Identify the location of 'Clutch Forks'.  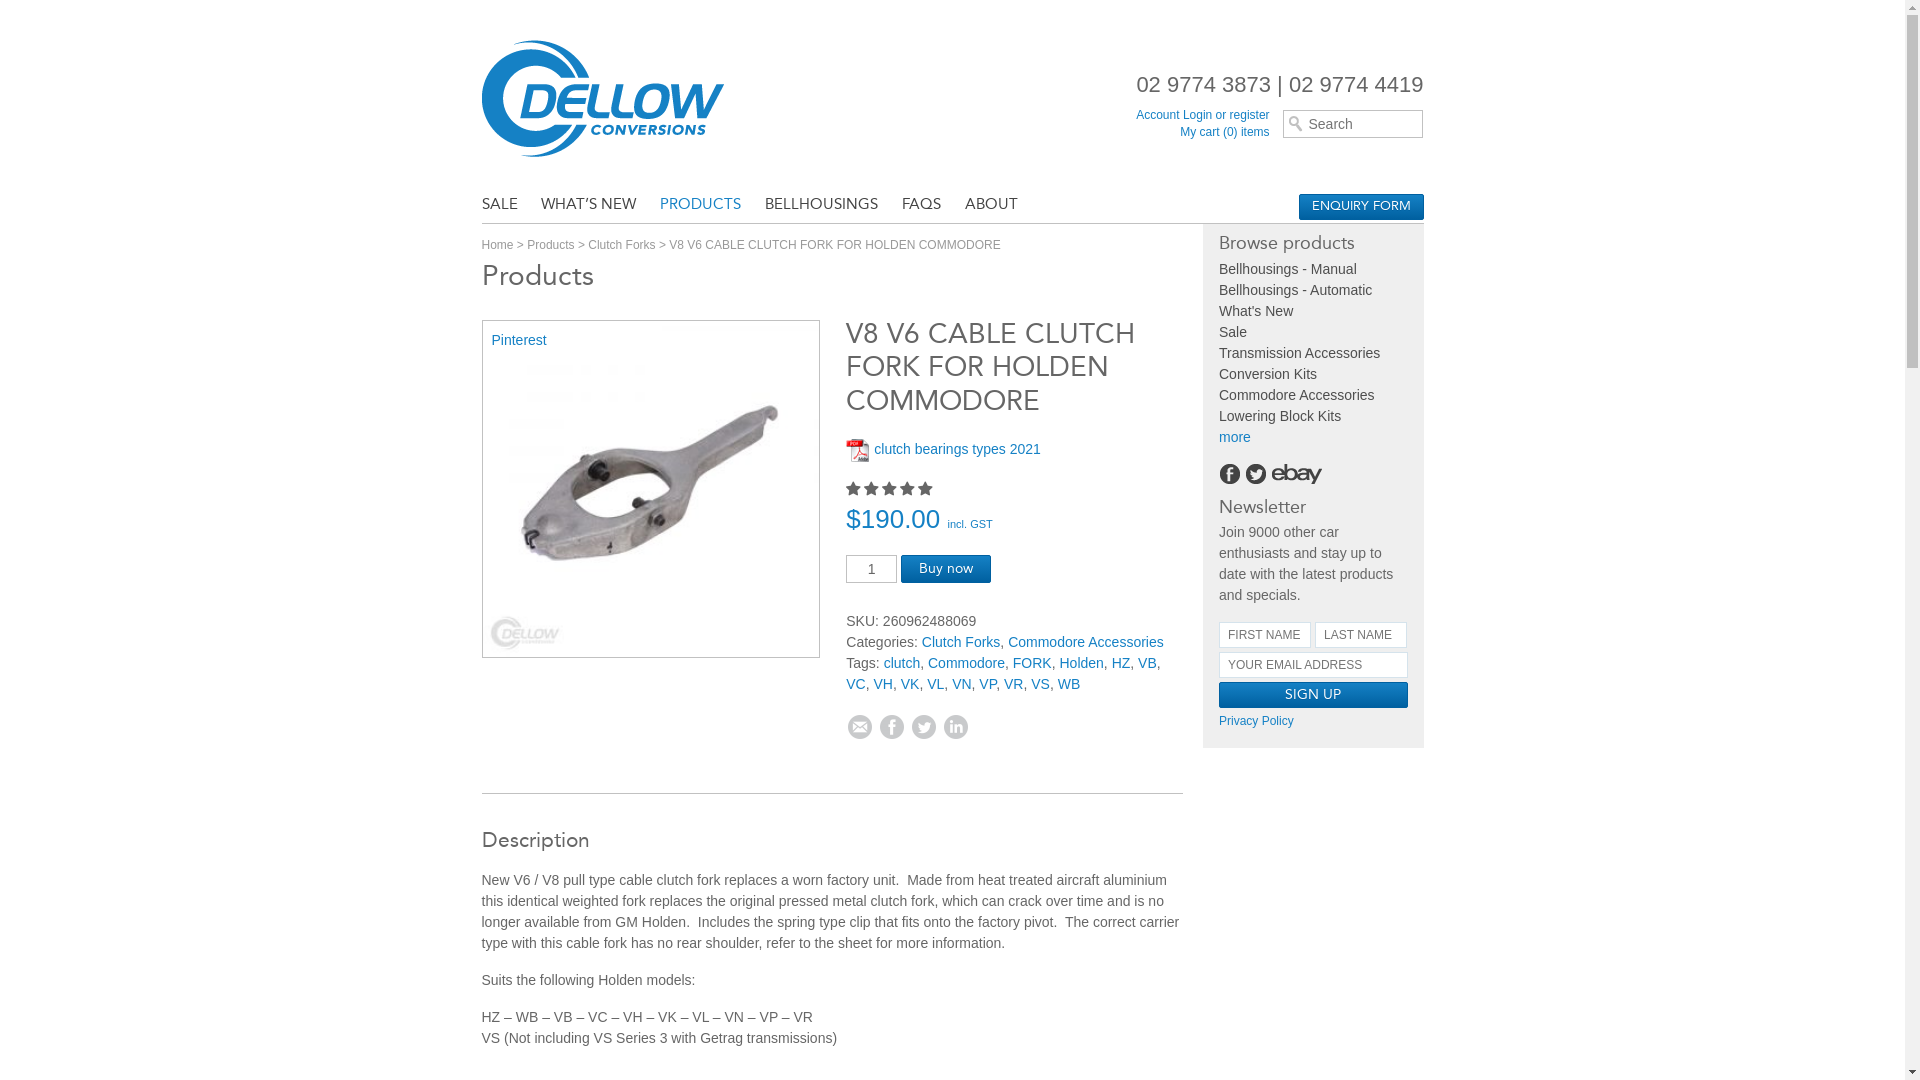
(961, 641).